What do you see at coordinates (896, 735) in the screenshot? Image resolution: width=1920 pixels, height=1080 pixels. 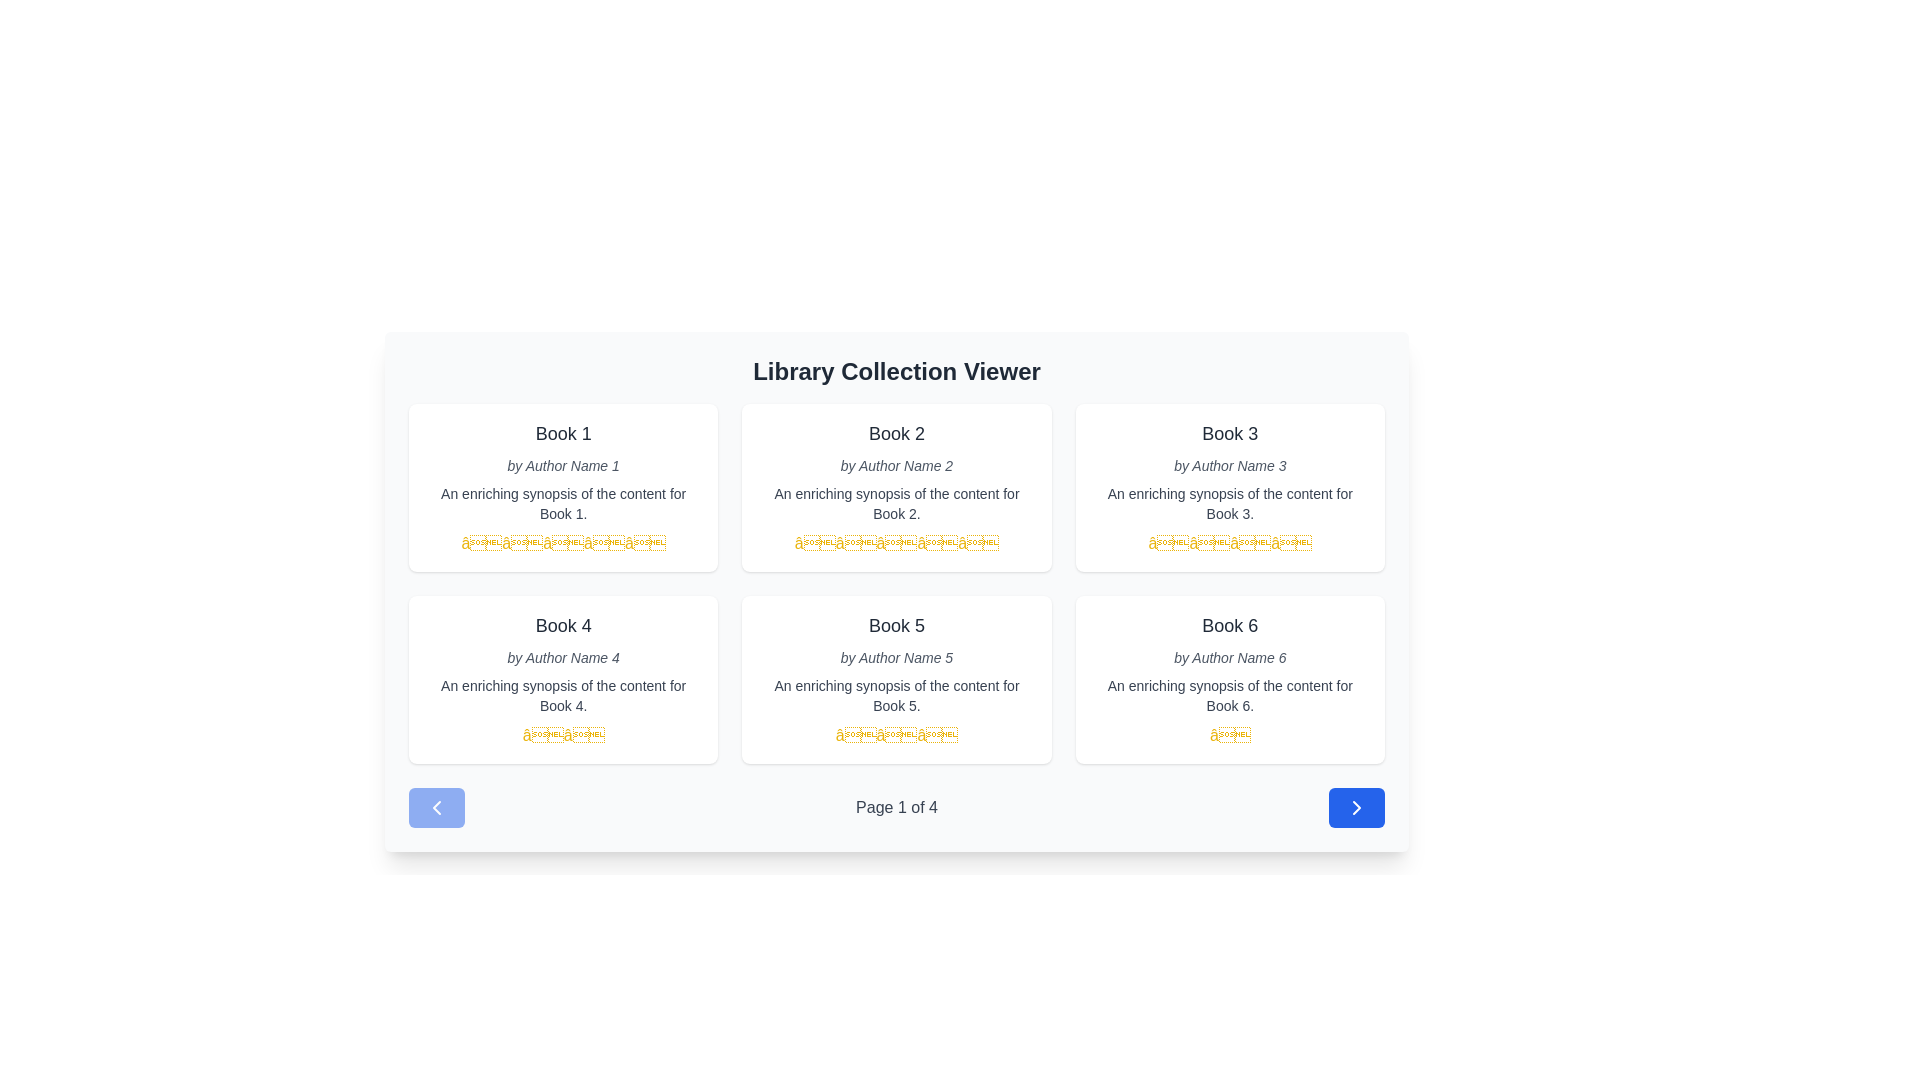 I see `the yellow star icon, which is the second star in the row of three stars below the description of 'Book 5' in the Library Collection Viewer` at bounding box center [896, 735].